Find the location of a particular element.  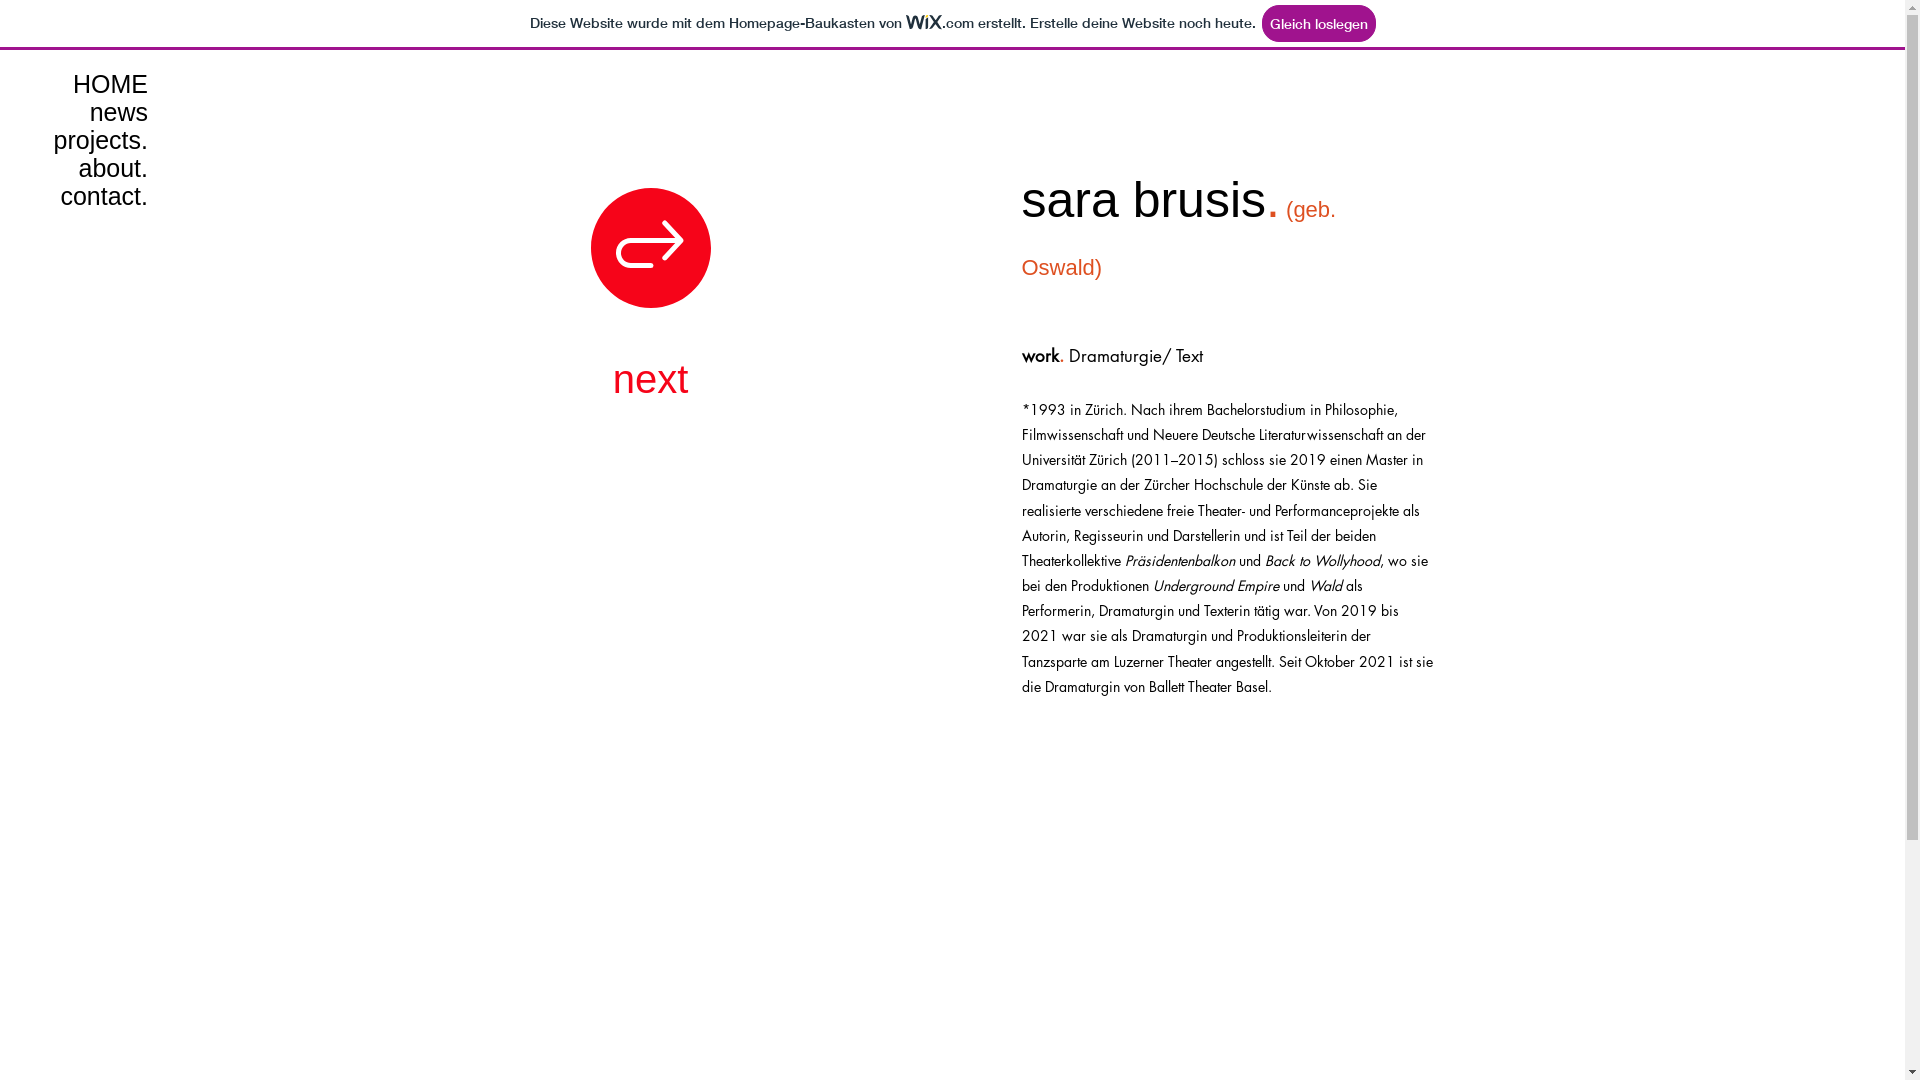

'projects.' is located at coordinates (83, 138).